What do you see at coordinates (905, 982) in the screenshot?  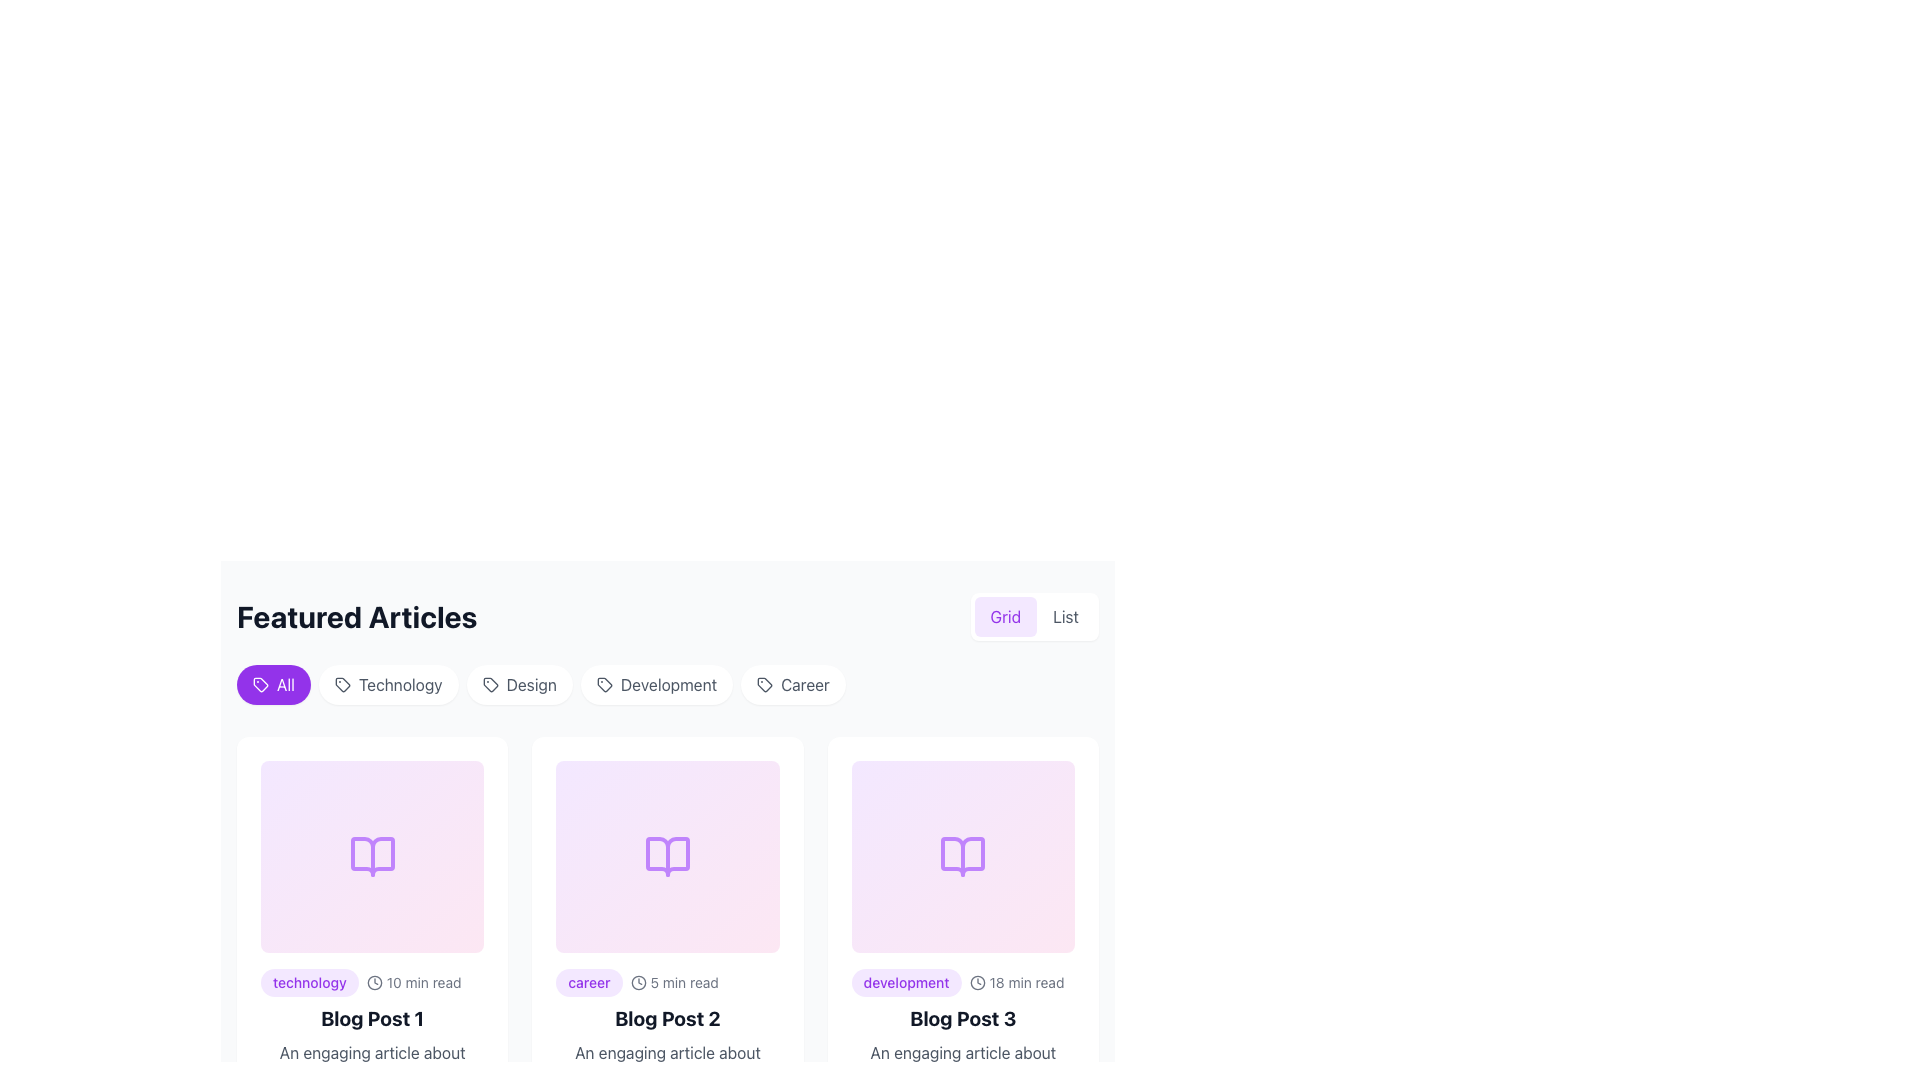 I see `the pill-shaped tag with the text 'development' in purple on a light purple background, located within the metadata section under 'Blog Post 3'` at bounding box center [905, 982].